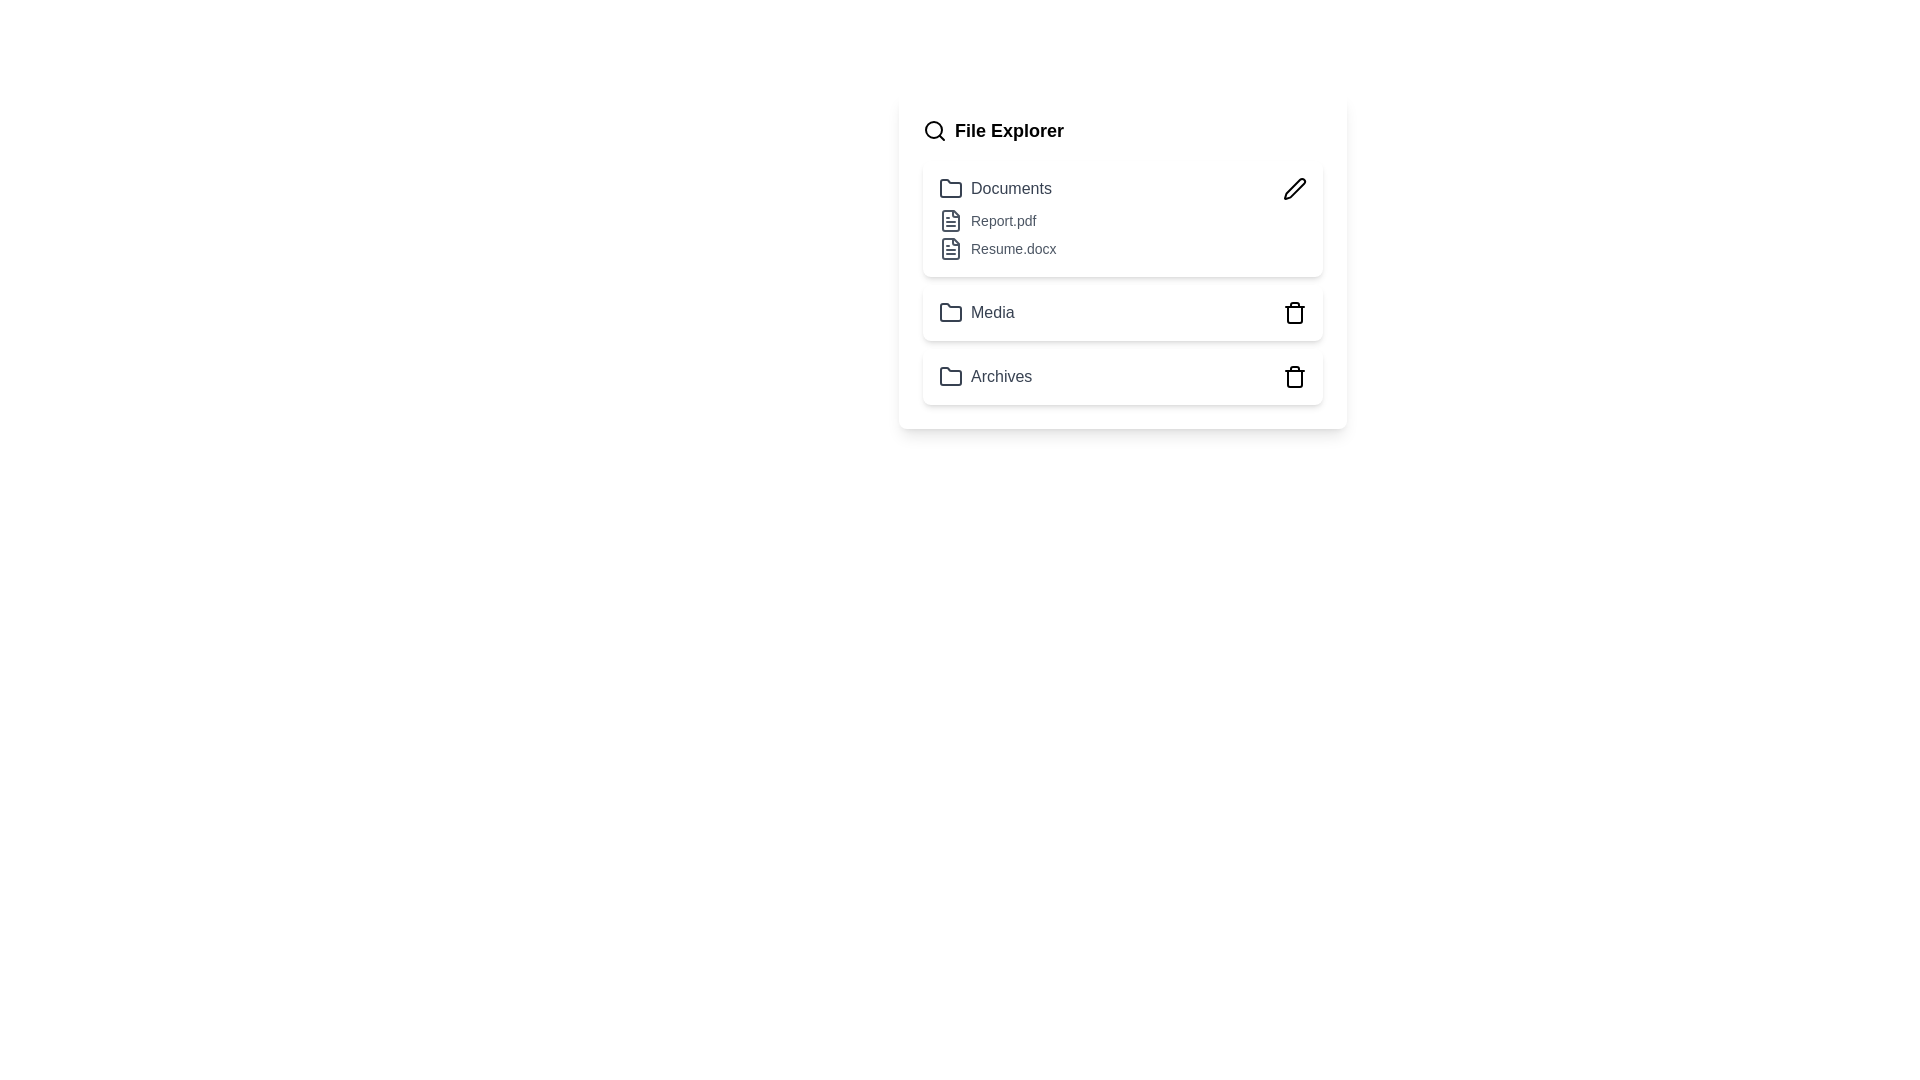 The height and width of the screenshot is (1080, 1920). Describe the element at coordinates (1123, 234) in the screenshot. I see `the filename 'Report.pdf' in the Documents section of the File Explorer` at that location.